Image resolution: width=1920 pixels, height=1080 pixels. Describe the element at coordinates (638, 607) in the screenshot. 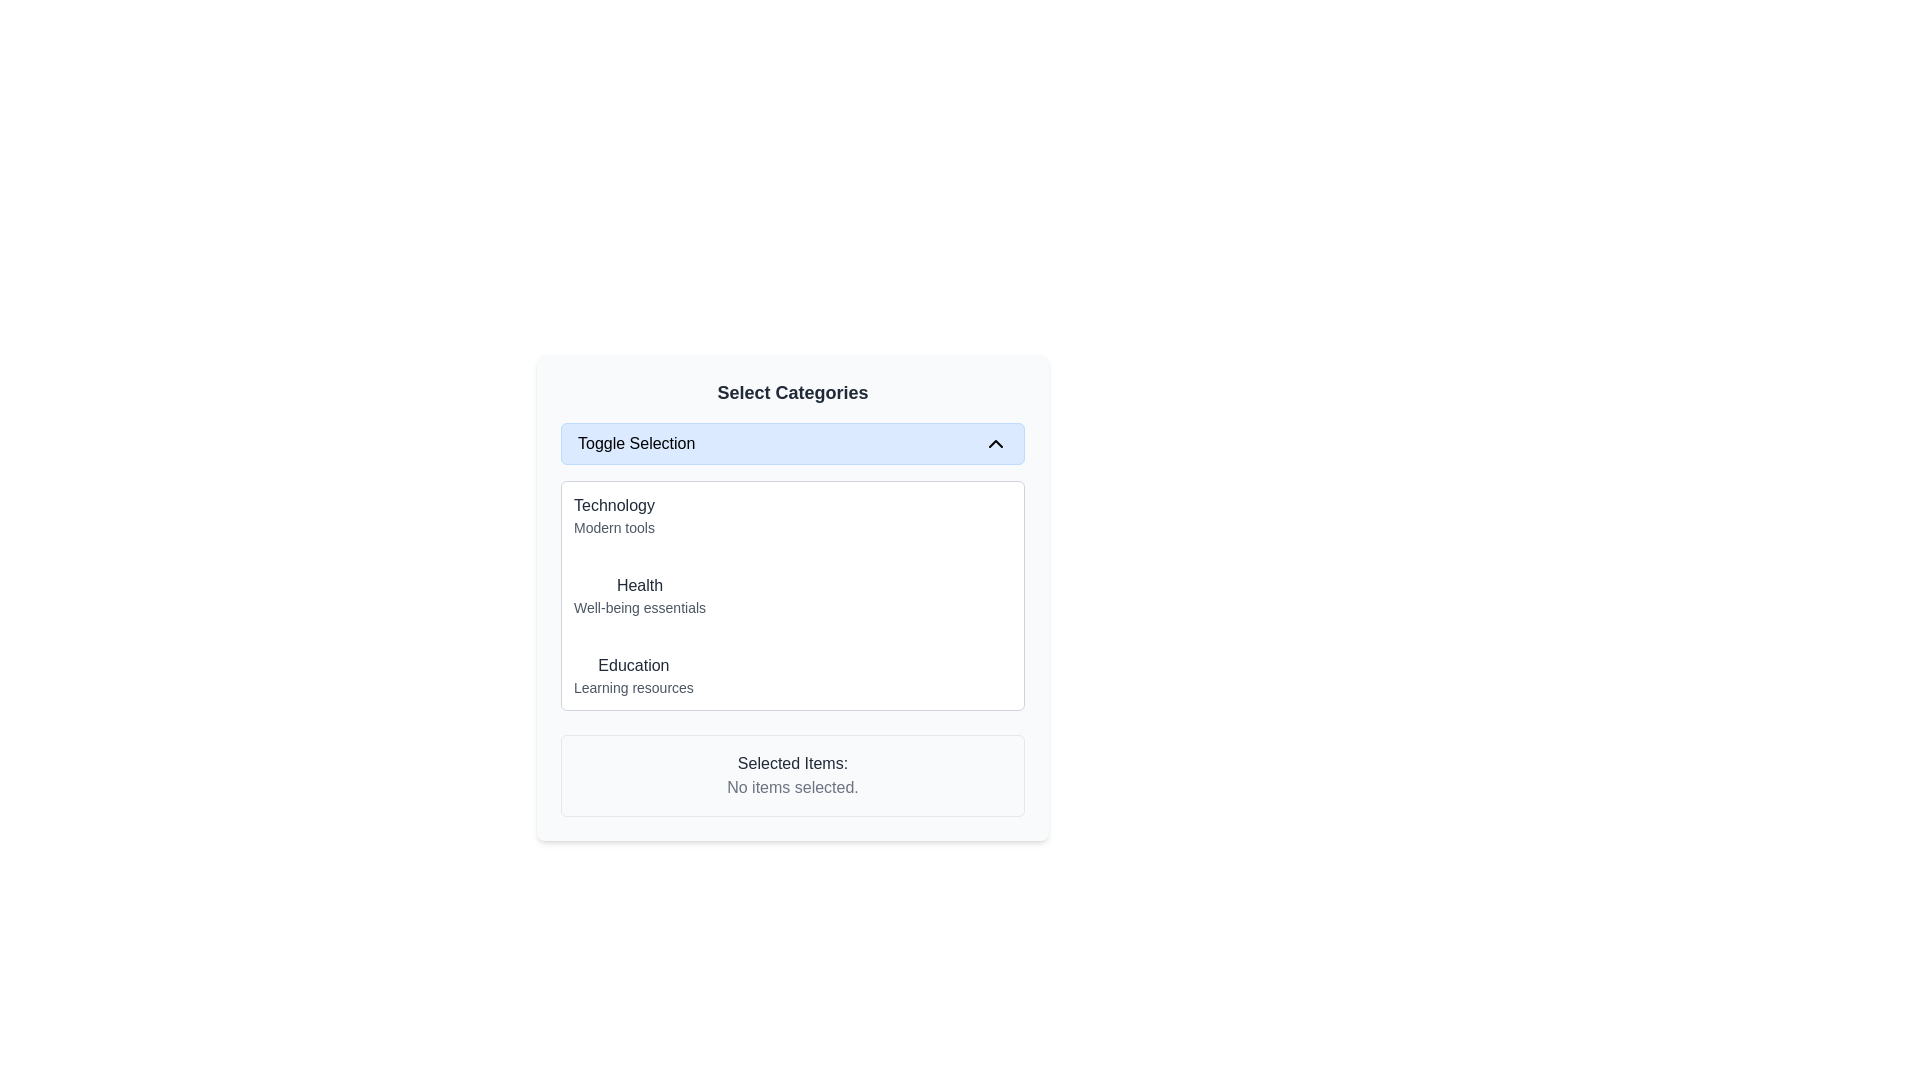

I see `the text label displaying 'Well-being essentials' which is positioned below the 'Health' heading in the categorized selection interface` at that location.